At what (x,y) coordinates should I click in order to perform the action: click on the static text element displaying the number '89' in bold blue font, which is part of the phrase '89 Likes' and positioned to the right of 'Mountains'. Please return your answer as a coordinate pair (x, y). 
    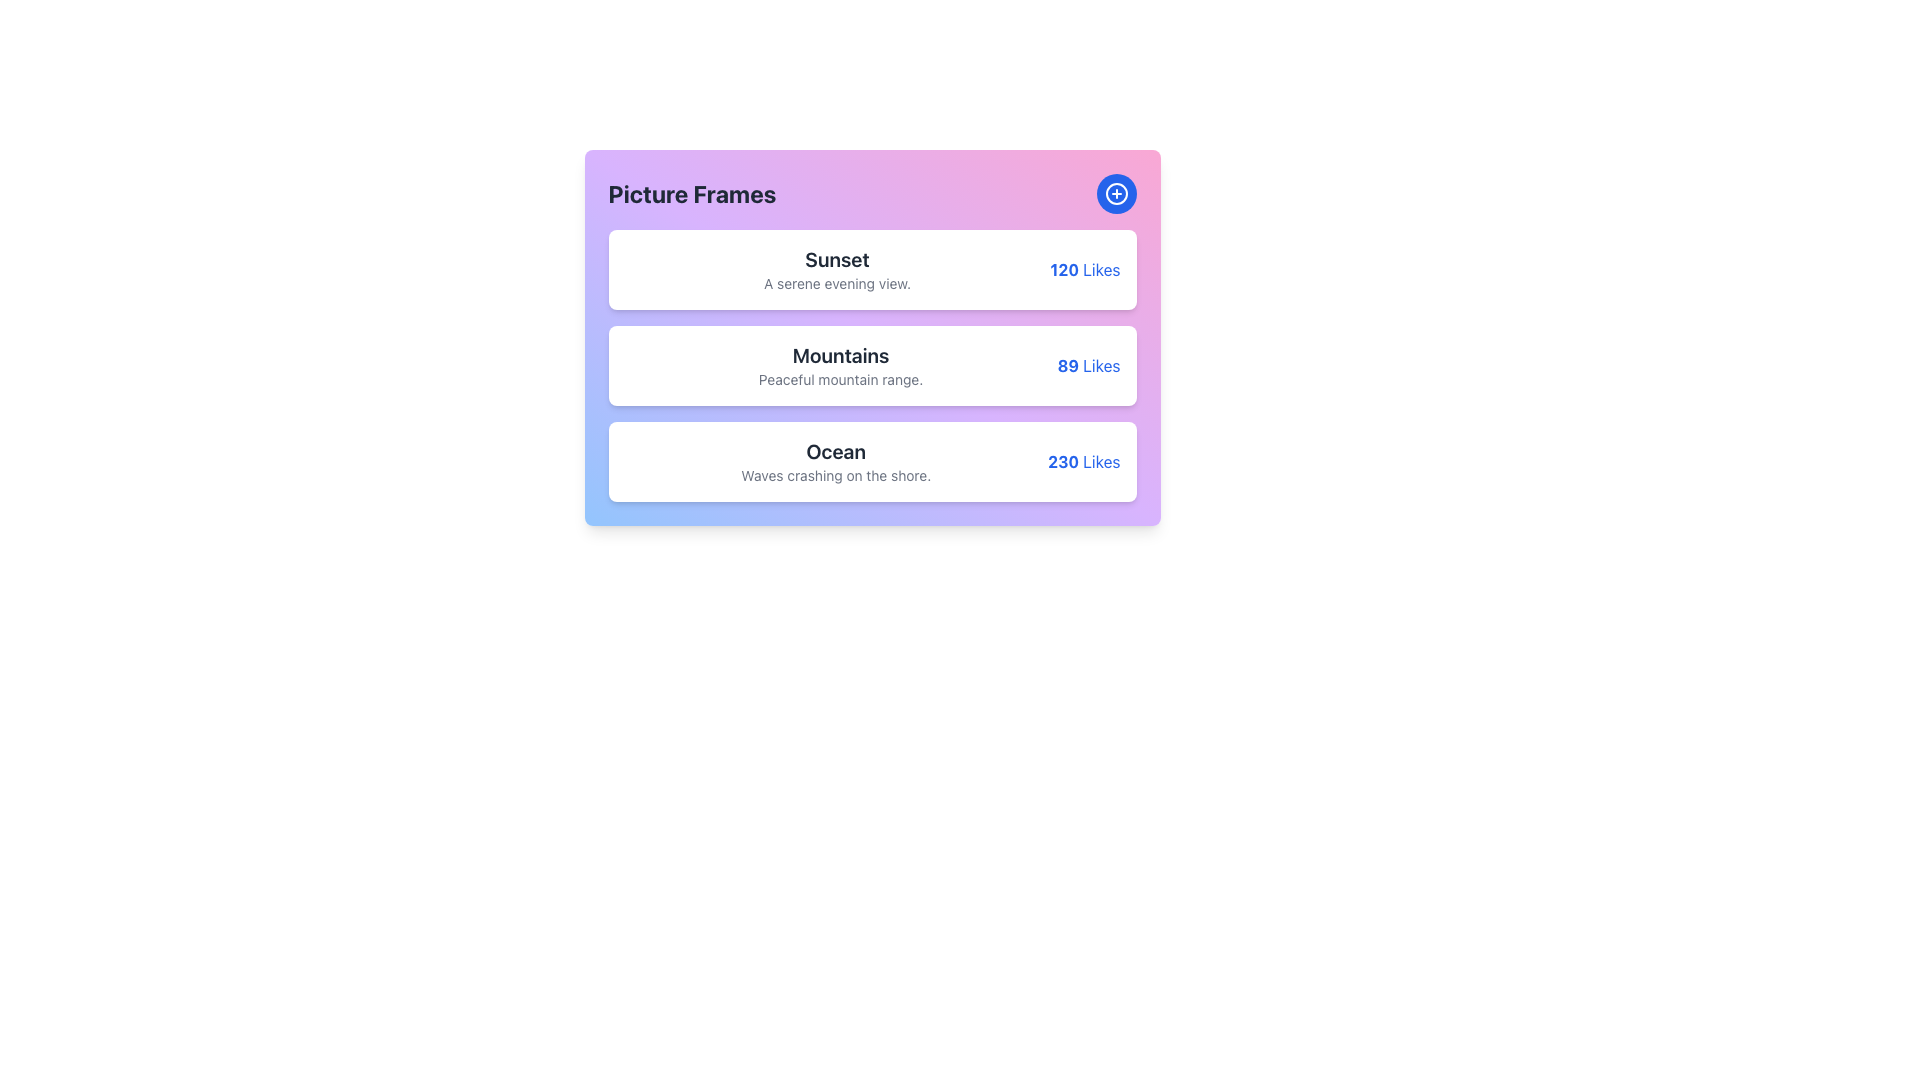
    Looking at the image, I should click on (1067, 366).